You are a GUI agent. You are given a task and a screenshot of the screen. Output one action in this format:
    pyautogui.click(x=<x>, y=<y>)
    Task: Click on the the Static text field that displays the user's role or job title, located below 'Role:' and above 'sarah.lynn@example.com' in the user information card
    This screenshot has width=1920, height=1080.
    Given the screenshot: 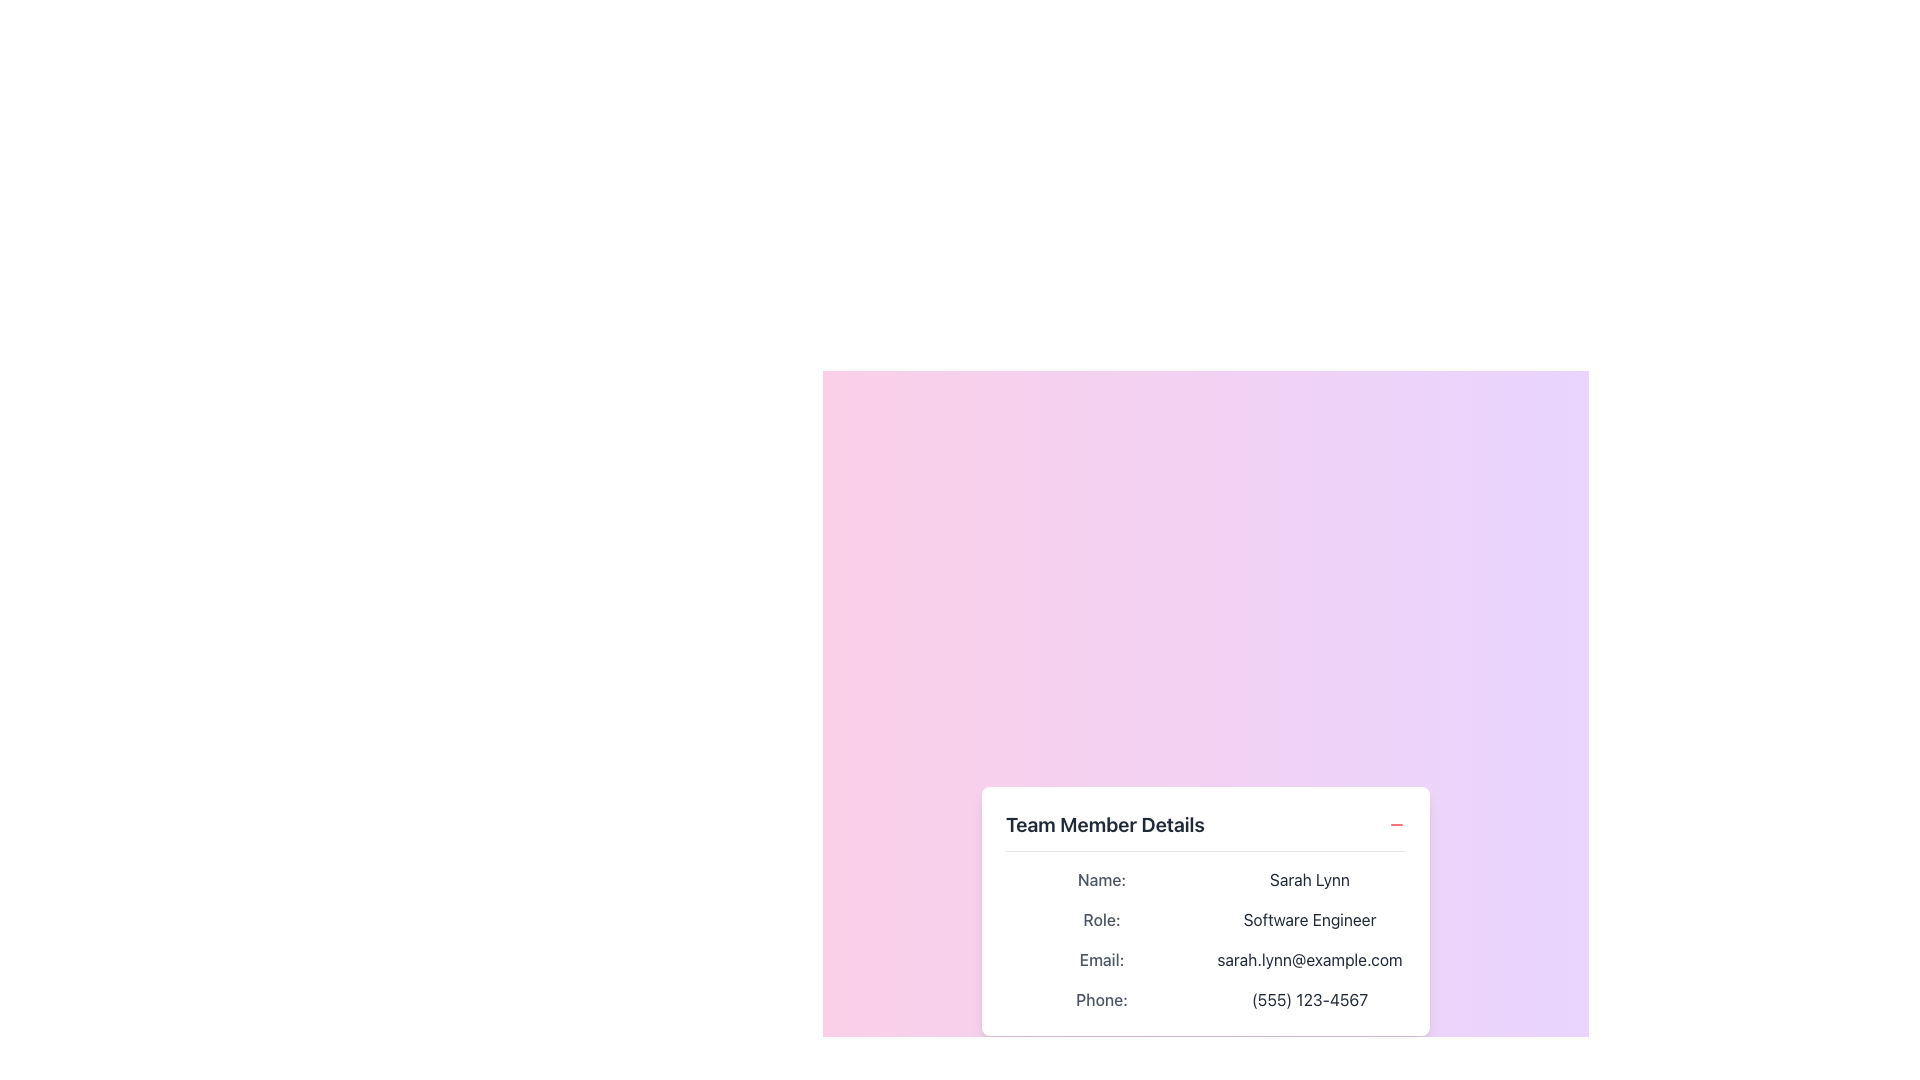 What is the action you would take?
    pyautogui.click(x=1310, y=918)
    